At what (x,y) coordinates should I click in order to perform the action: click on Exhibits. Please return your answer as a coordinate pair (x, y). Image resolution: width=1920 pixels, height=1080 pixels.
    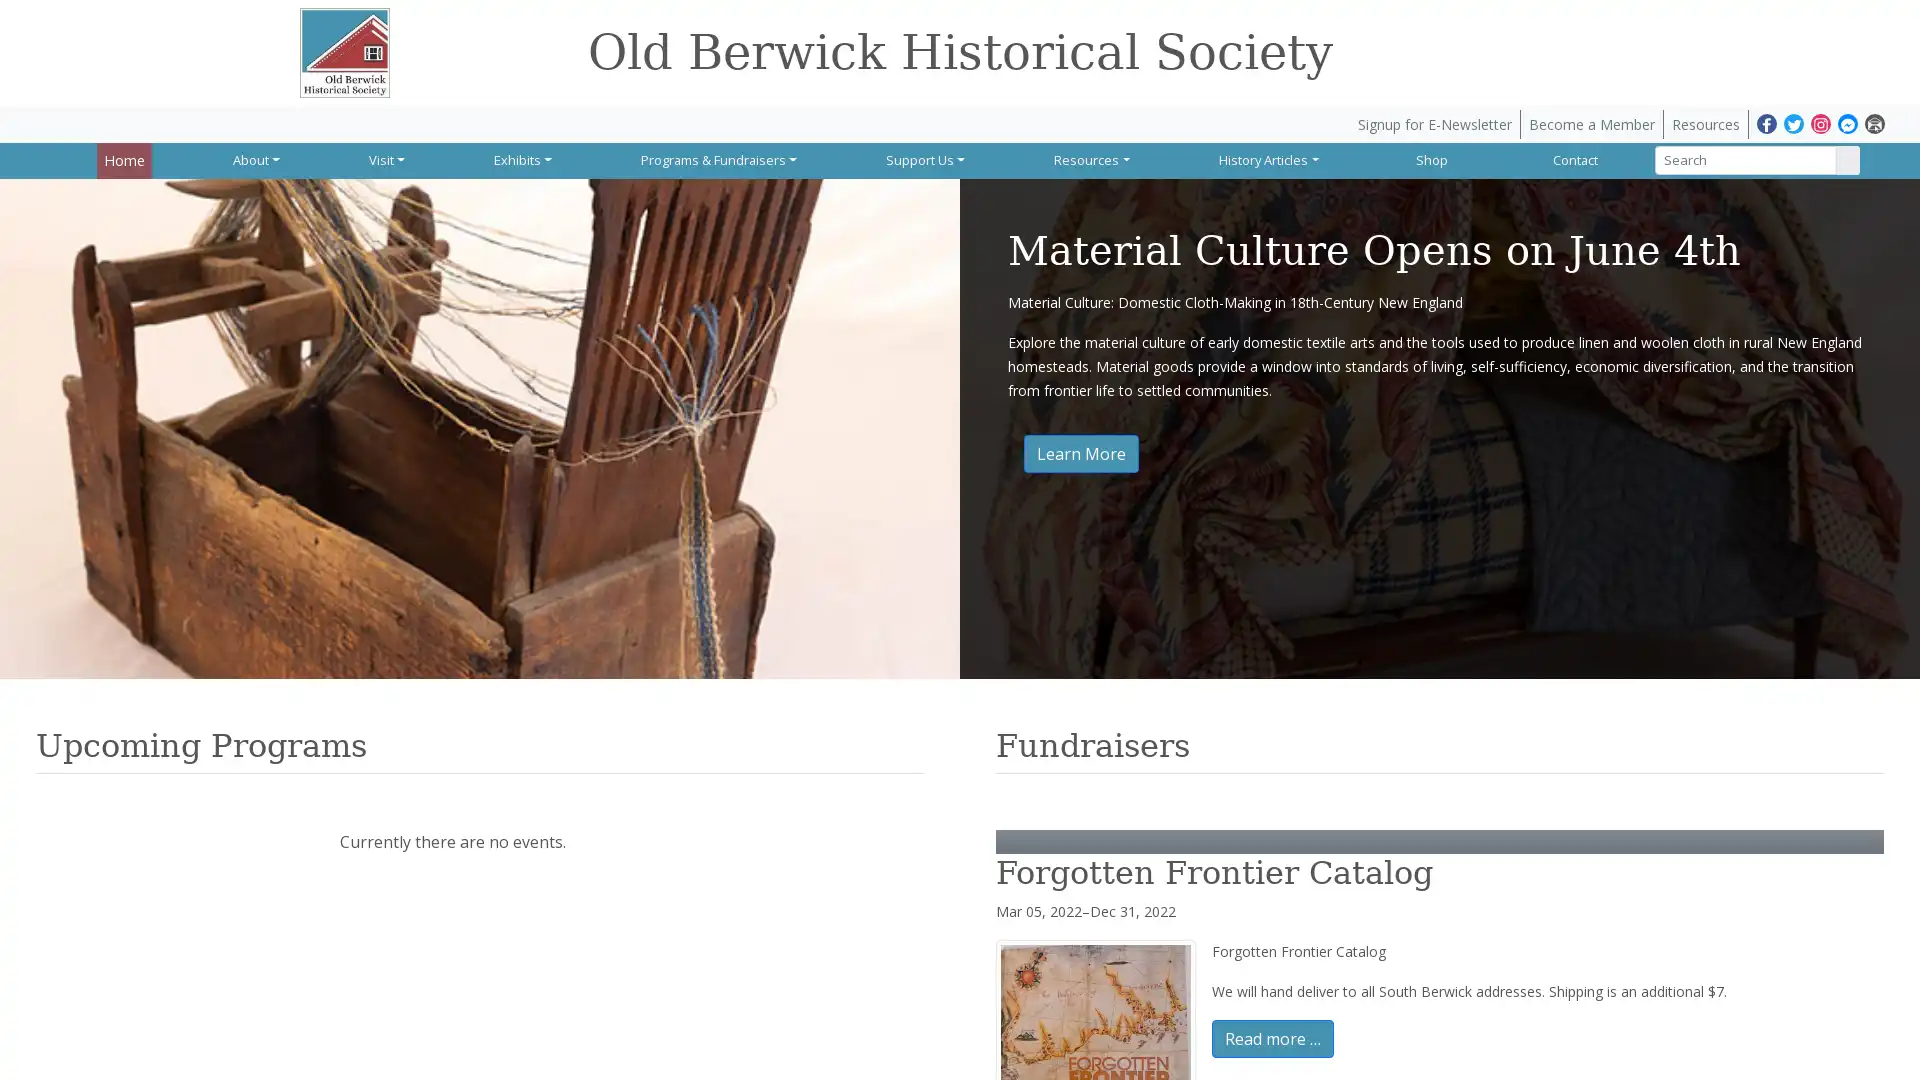
    Looking at the image, I should click on (519, 158).